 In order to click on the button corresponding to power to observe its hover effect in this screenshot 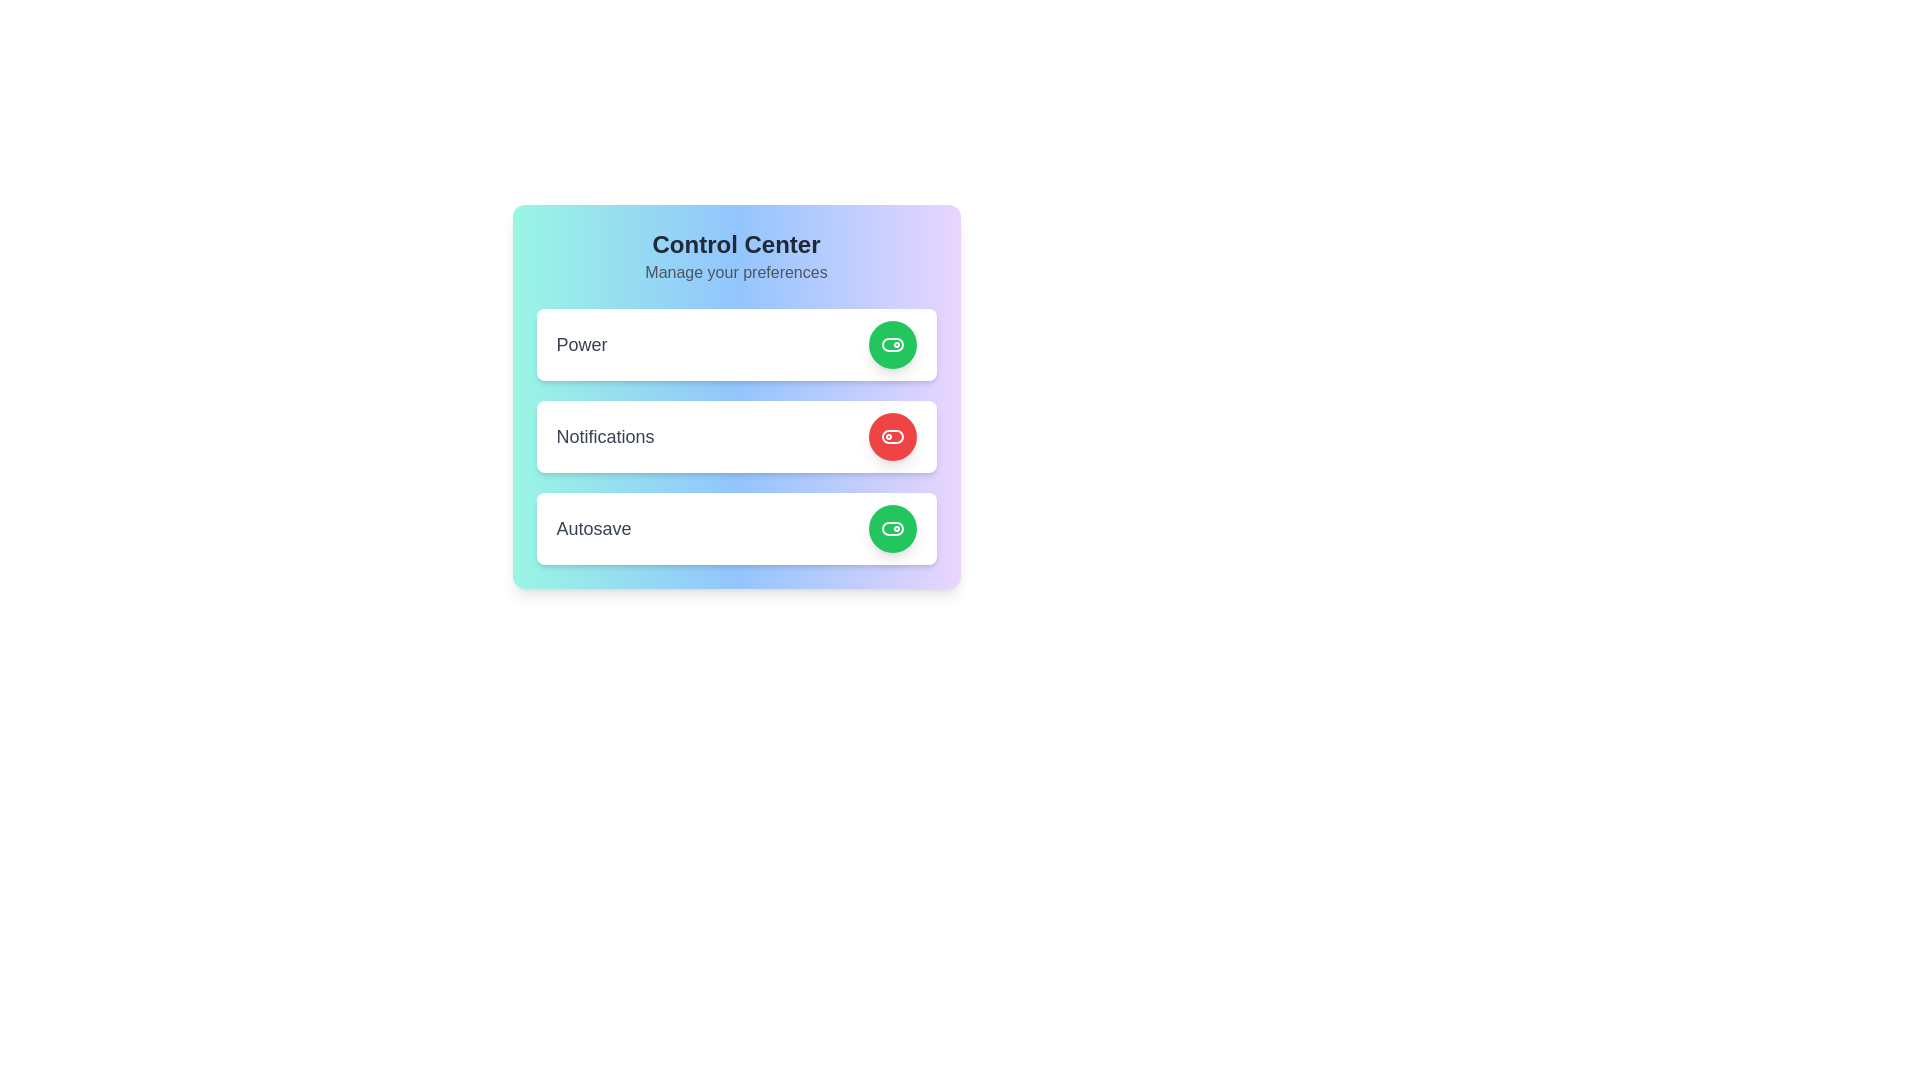, I will do `click(891, 343)`.